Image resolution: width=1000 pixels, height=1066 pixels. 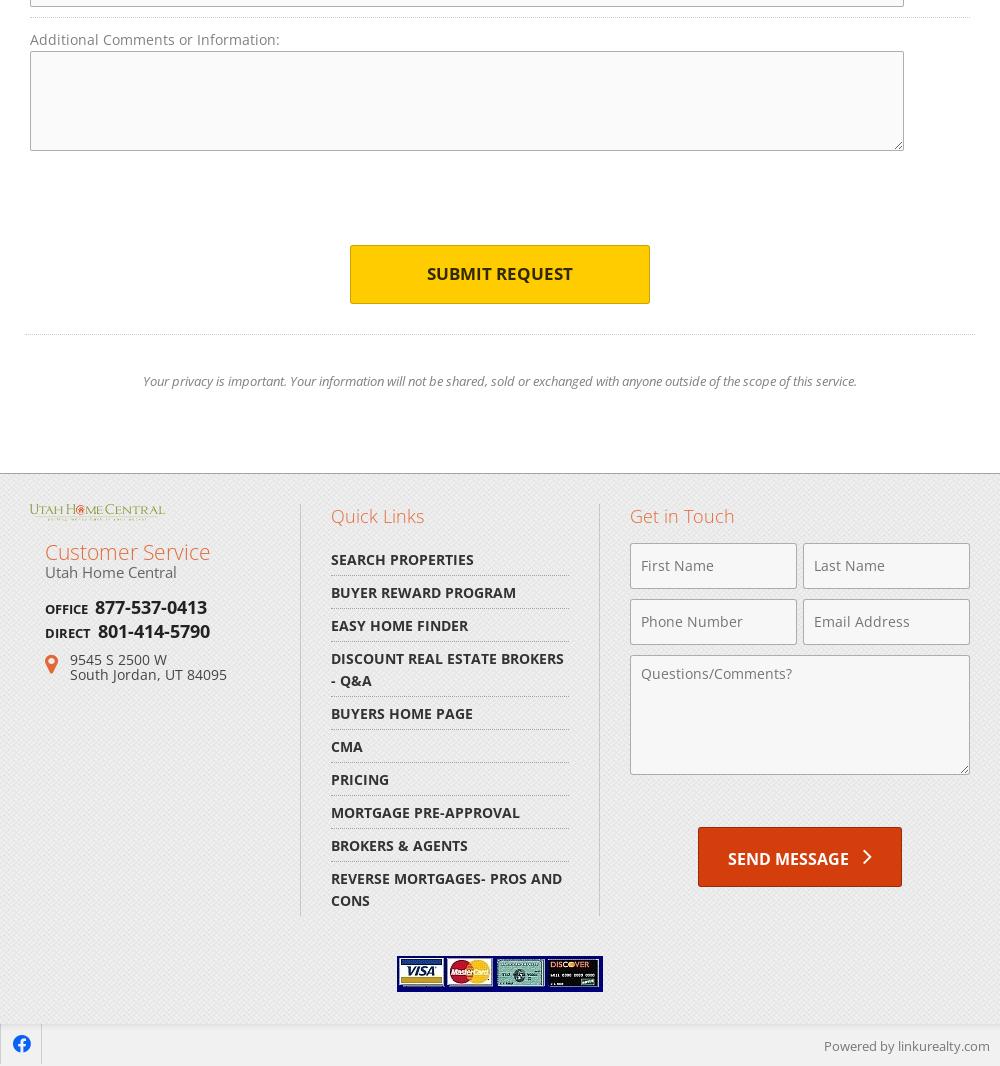 What do you see at coordinates (69, 657) in the screenshot?
I see `'9545 S 2500 W'` at bounding box center [69, 657].